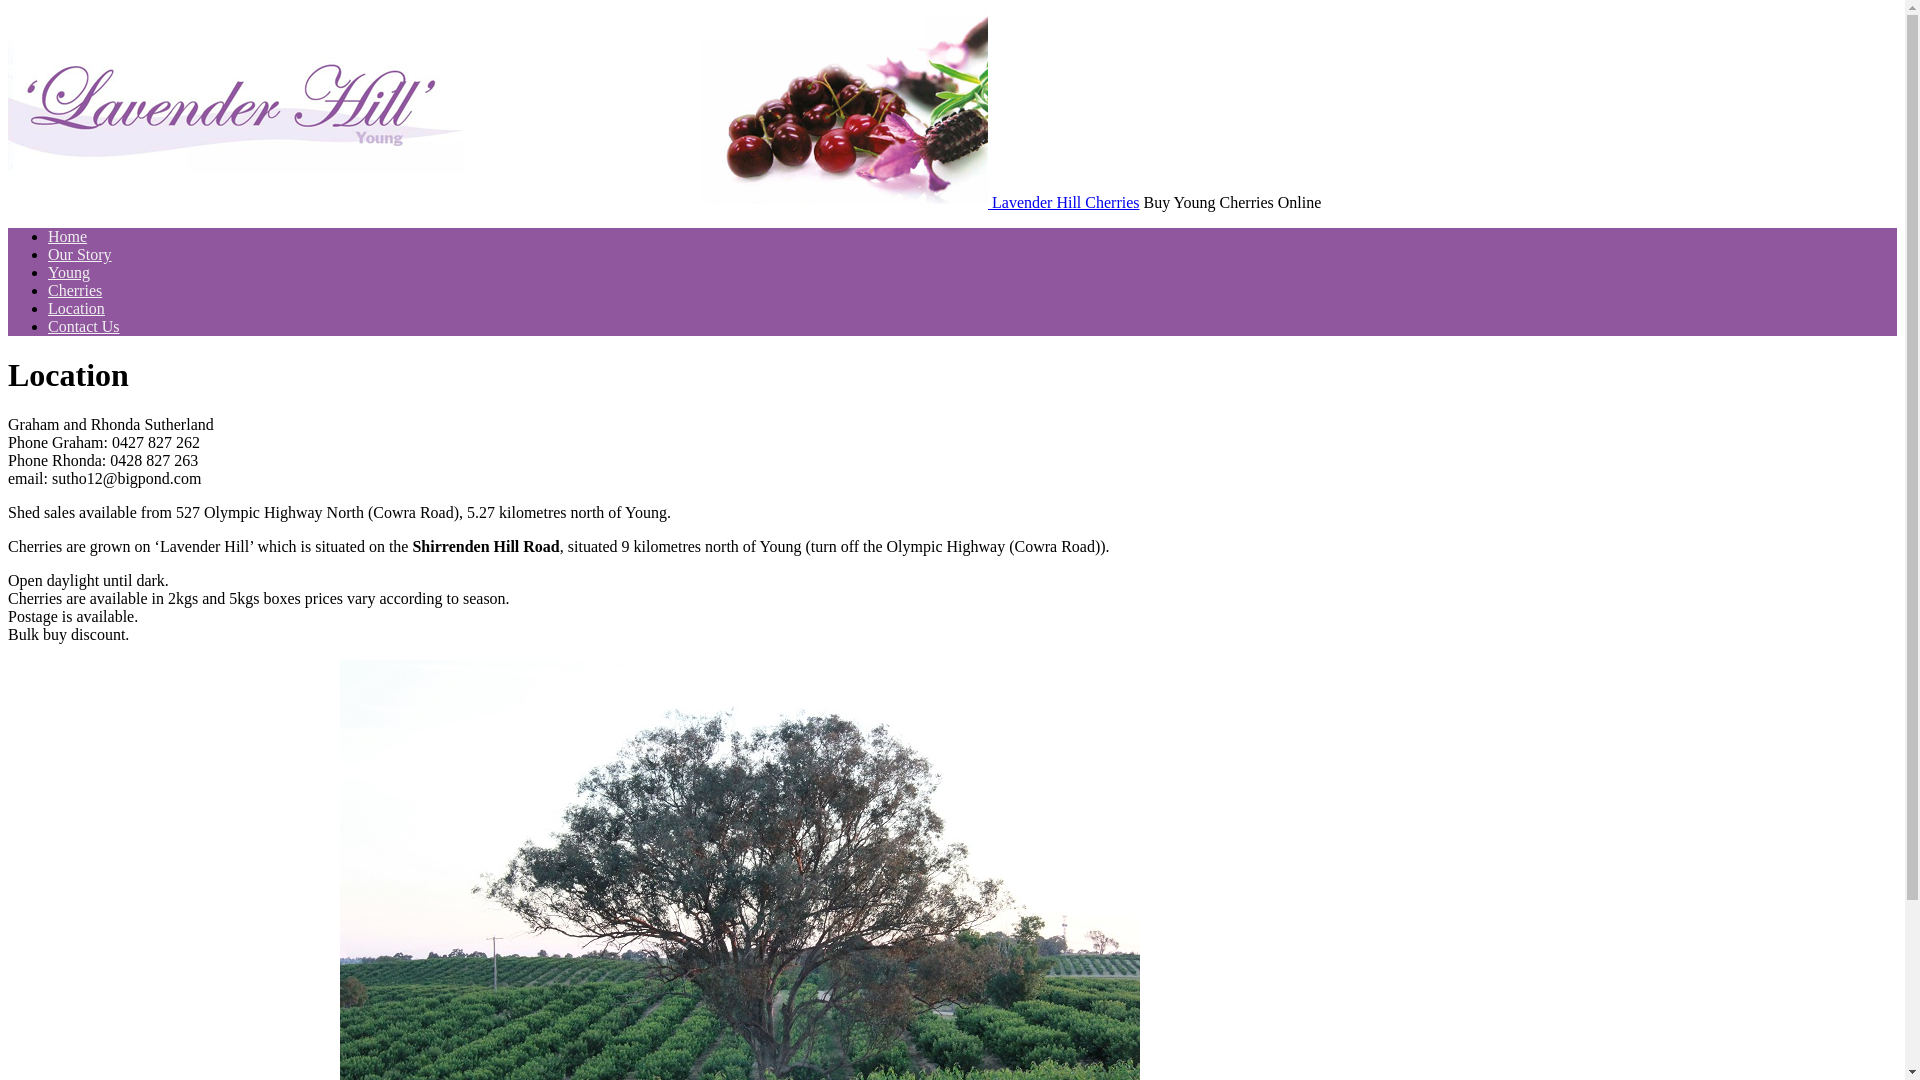 This screenshot has width=1920, height=1080. What do you see at coordinates (48, 290) in the screenshot?
I see `'Cherries'` at bounding box center [48, 290].